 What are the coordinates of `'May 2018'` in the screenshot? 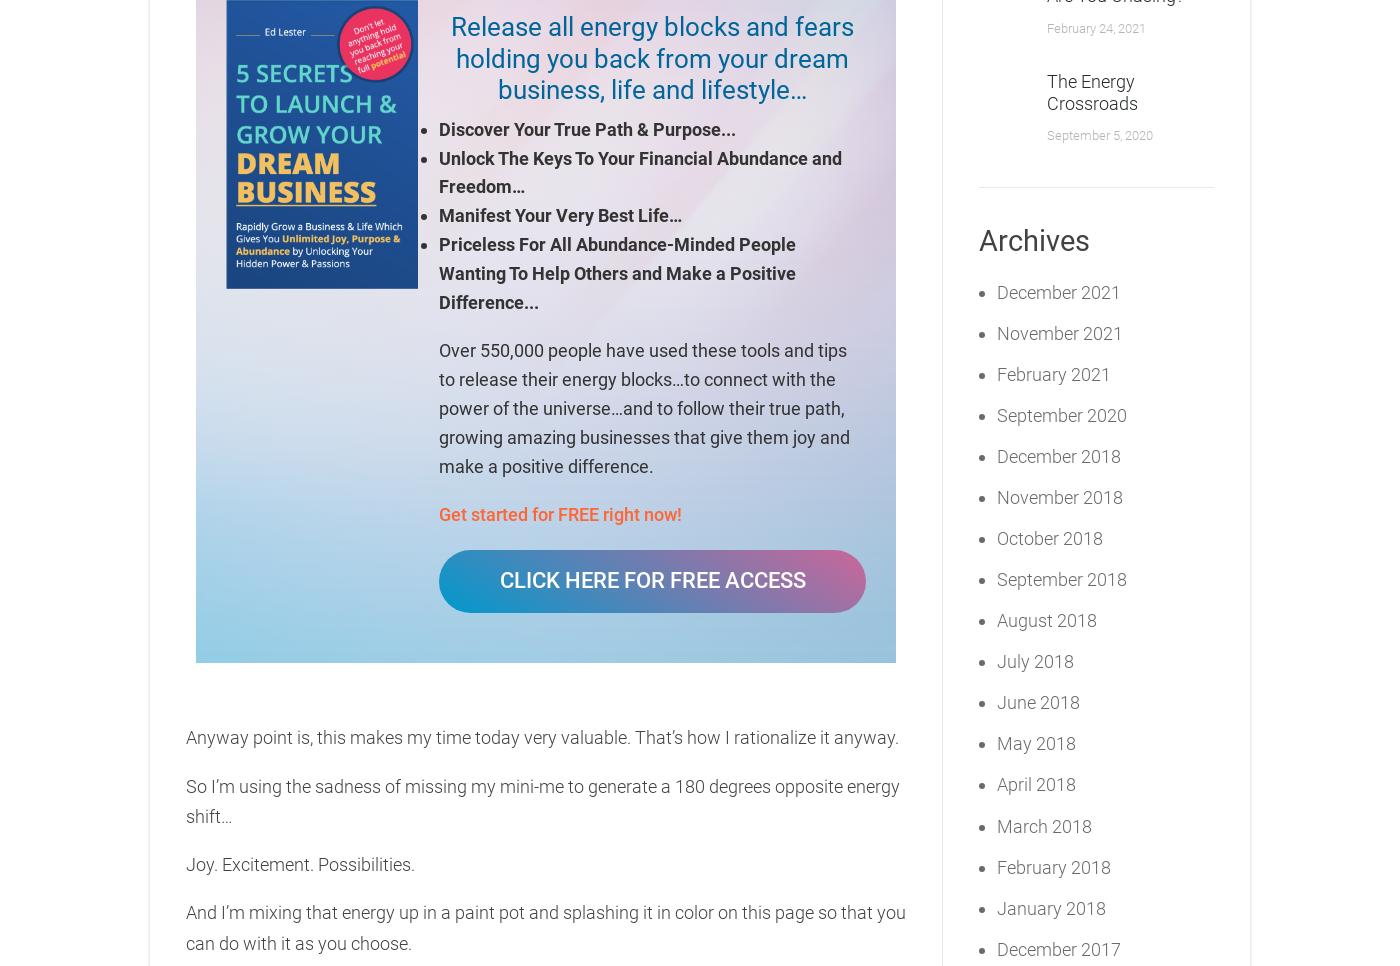 It's located at (1036, 743).